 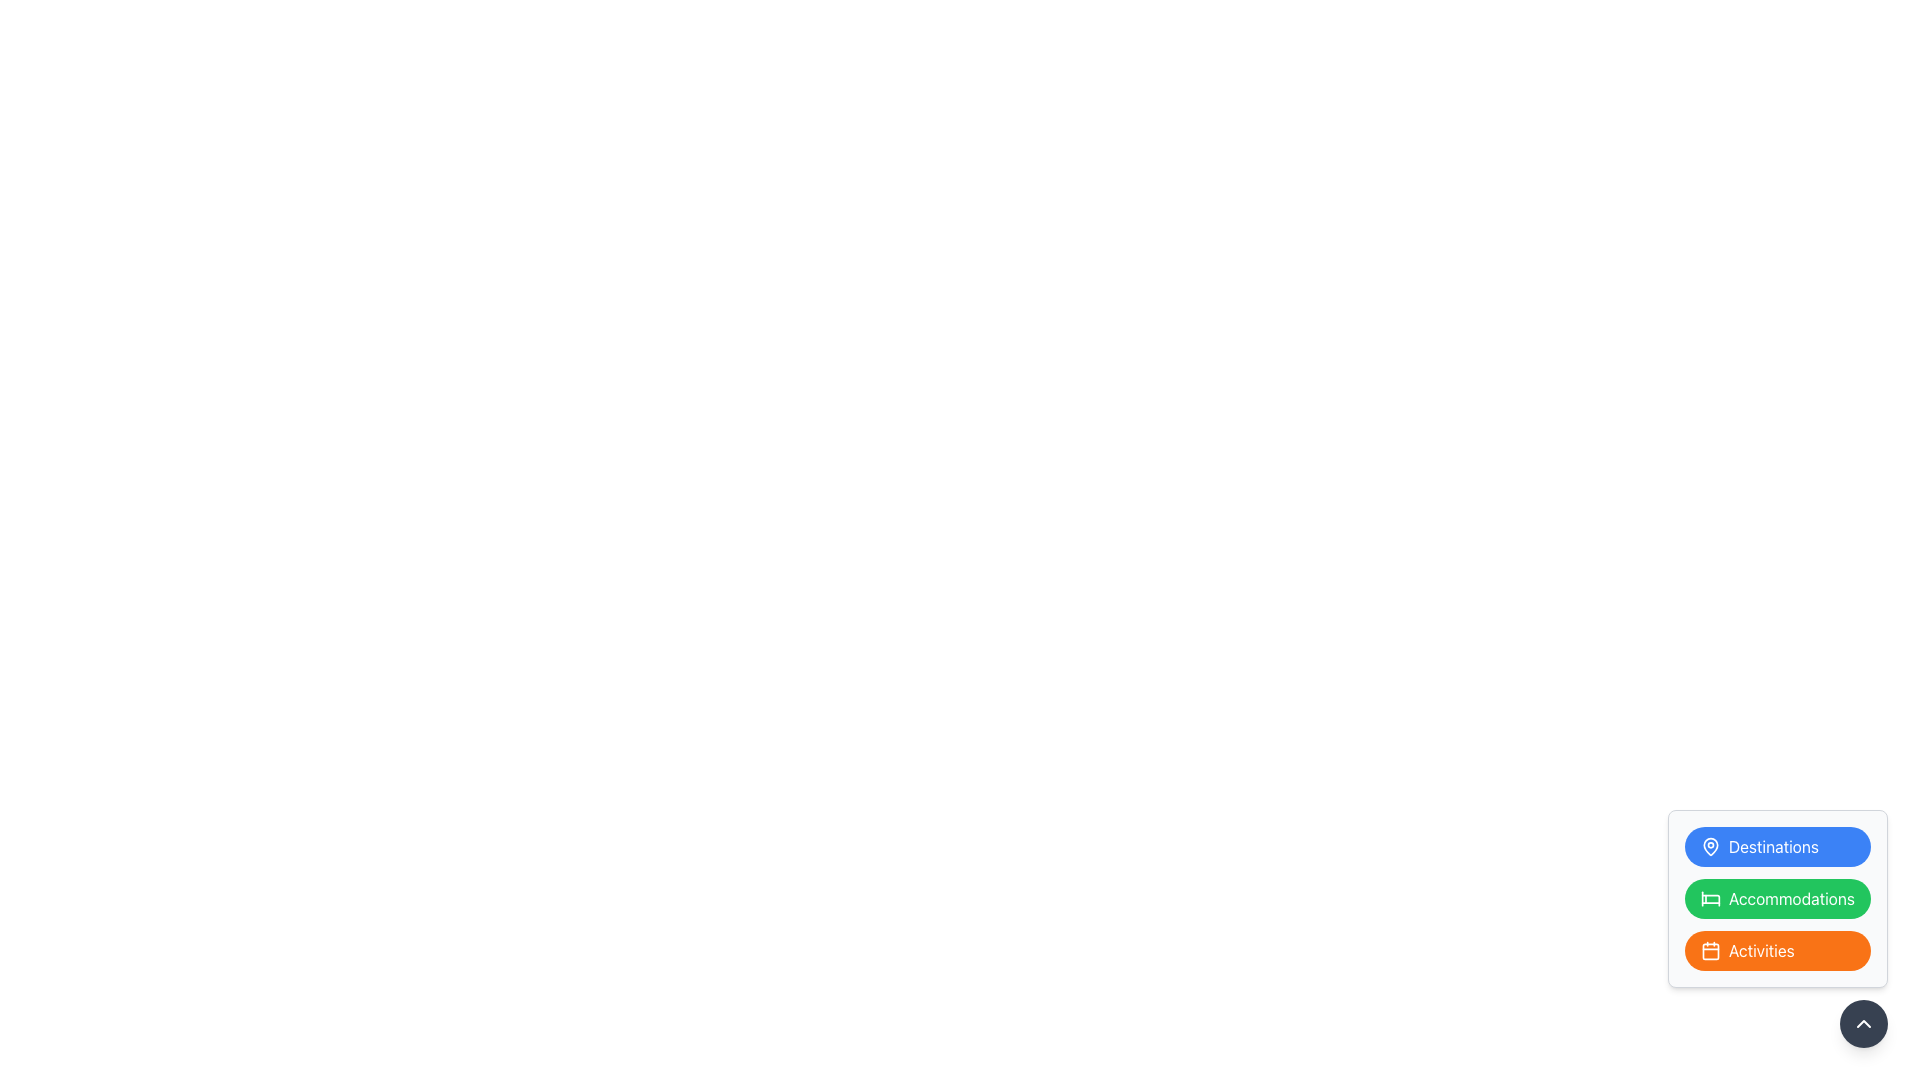 I want to click on the circular button with a dark gray background and white chevron-up icon, so click(x=1862, y=1023).